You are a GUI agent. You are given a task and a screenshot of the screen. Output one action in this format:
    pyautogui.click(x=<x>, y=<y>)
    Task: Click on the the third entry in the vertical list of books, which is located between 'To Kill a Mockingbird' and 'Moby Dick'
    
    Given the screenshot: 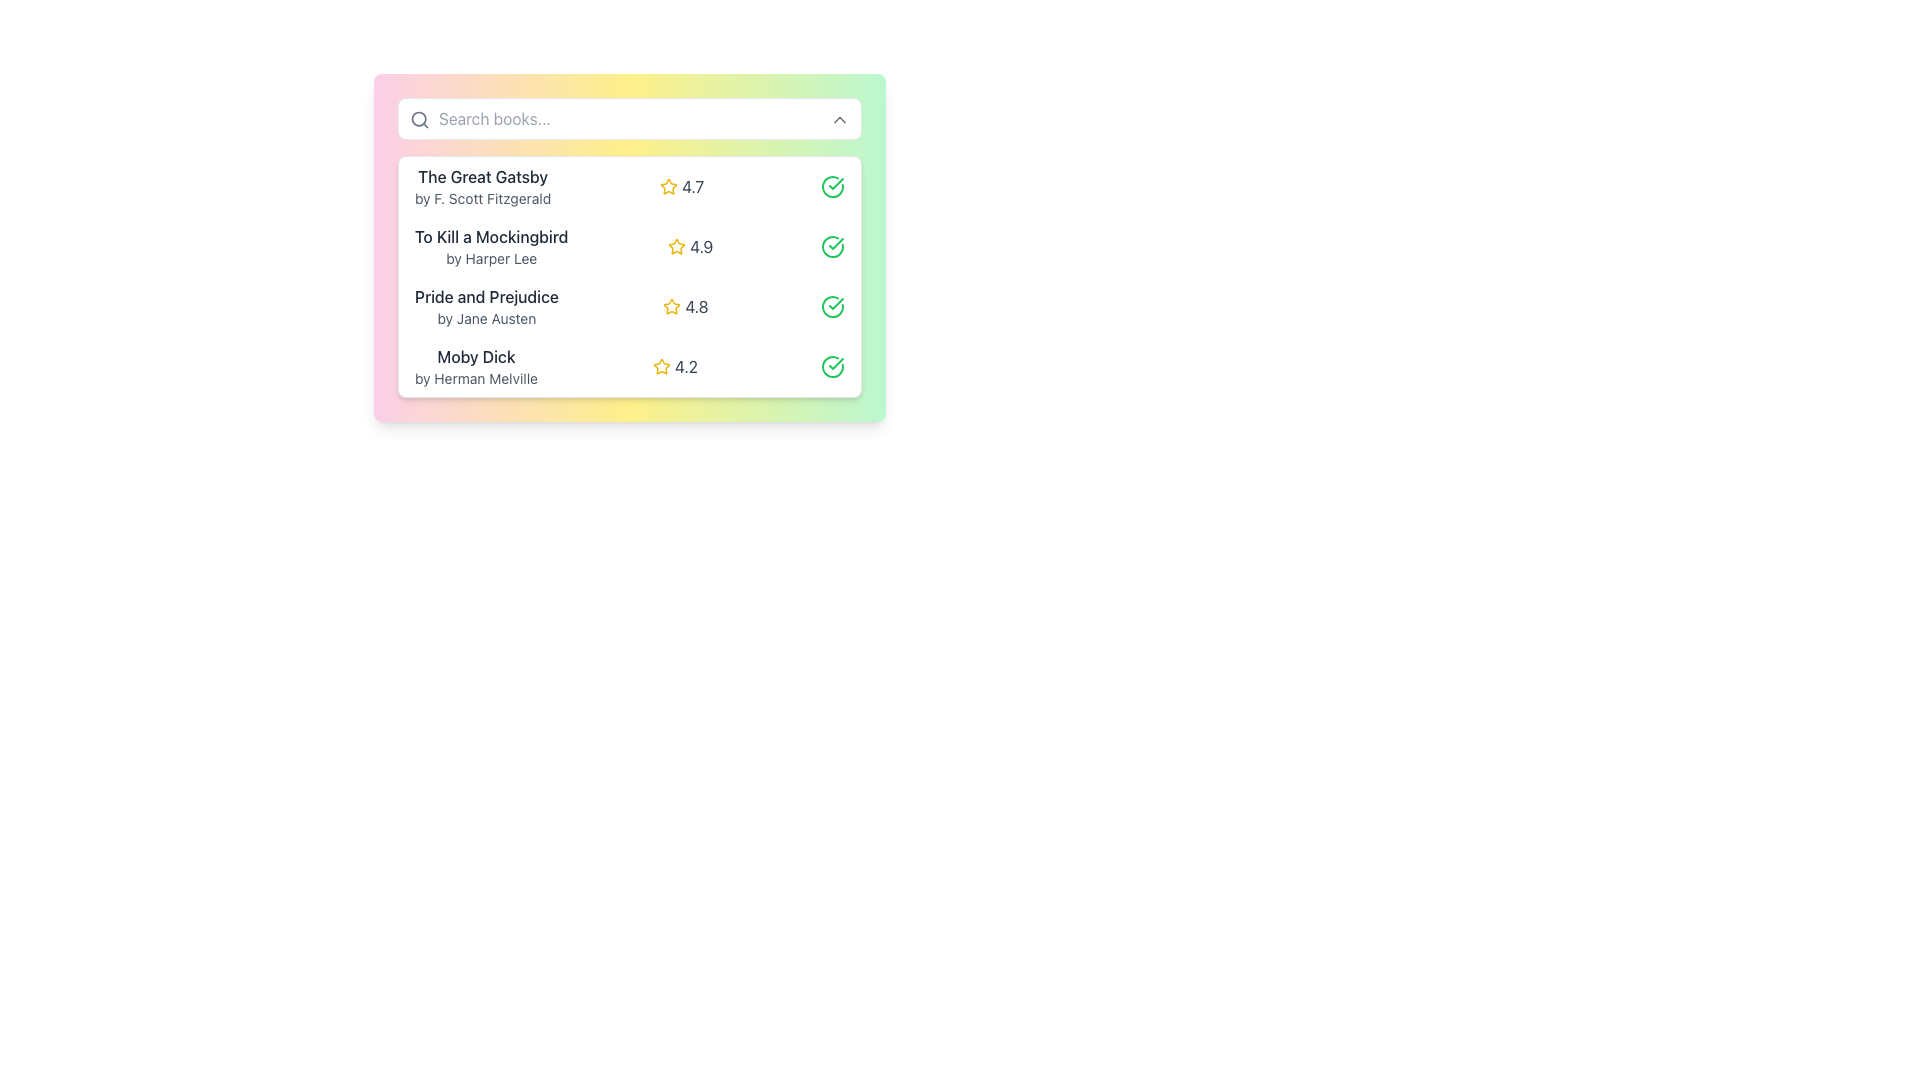 What is the action you would take?
    pyautogui.click(x=628, y=277)
    